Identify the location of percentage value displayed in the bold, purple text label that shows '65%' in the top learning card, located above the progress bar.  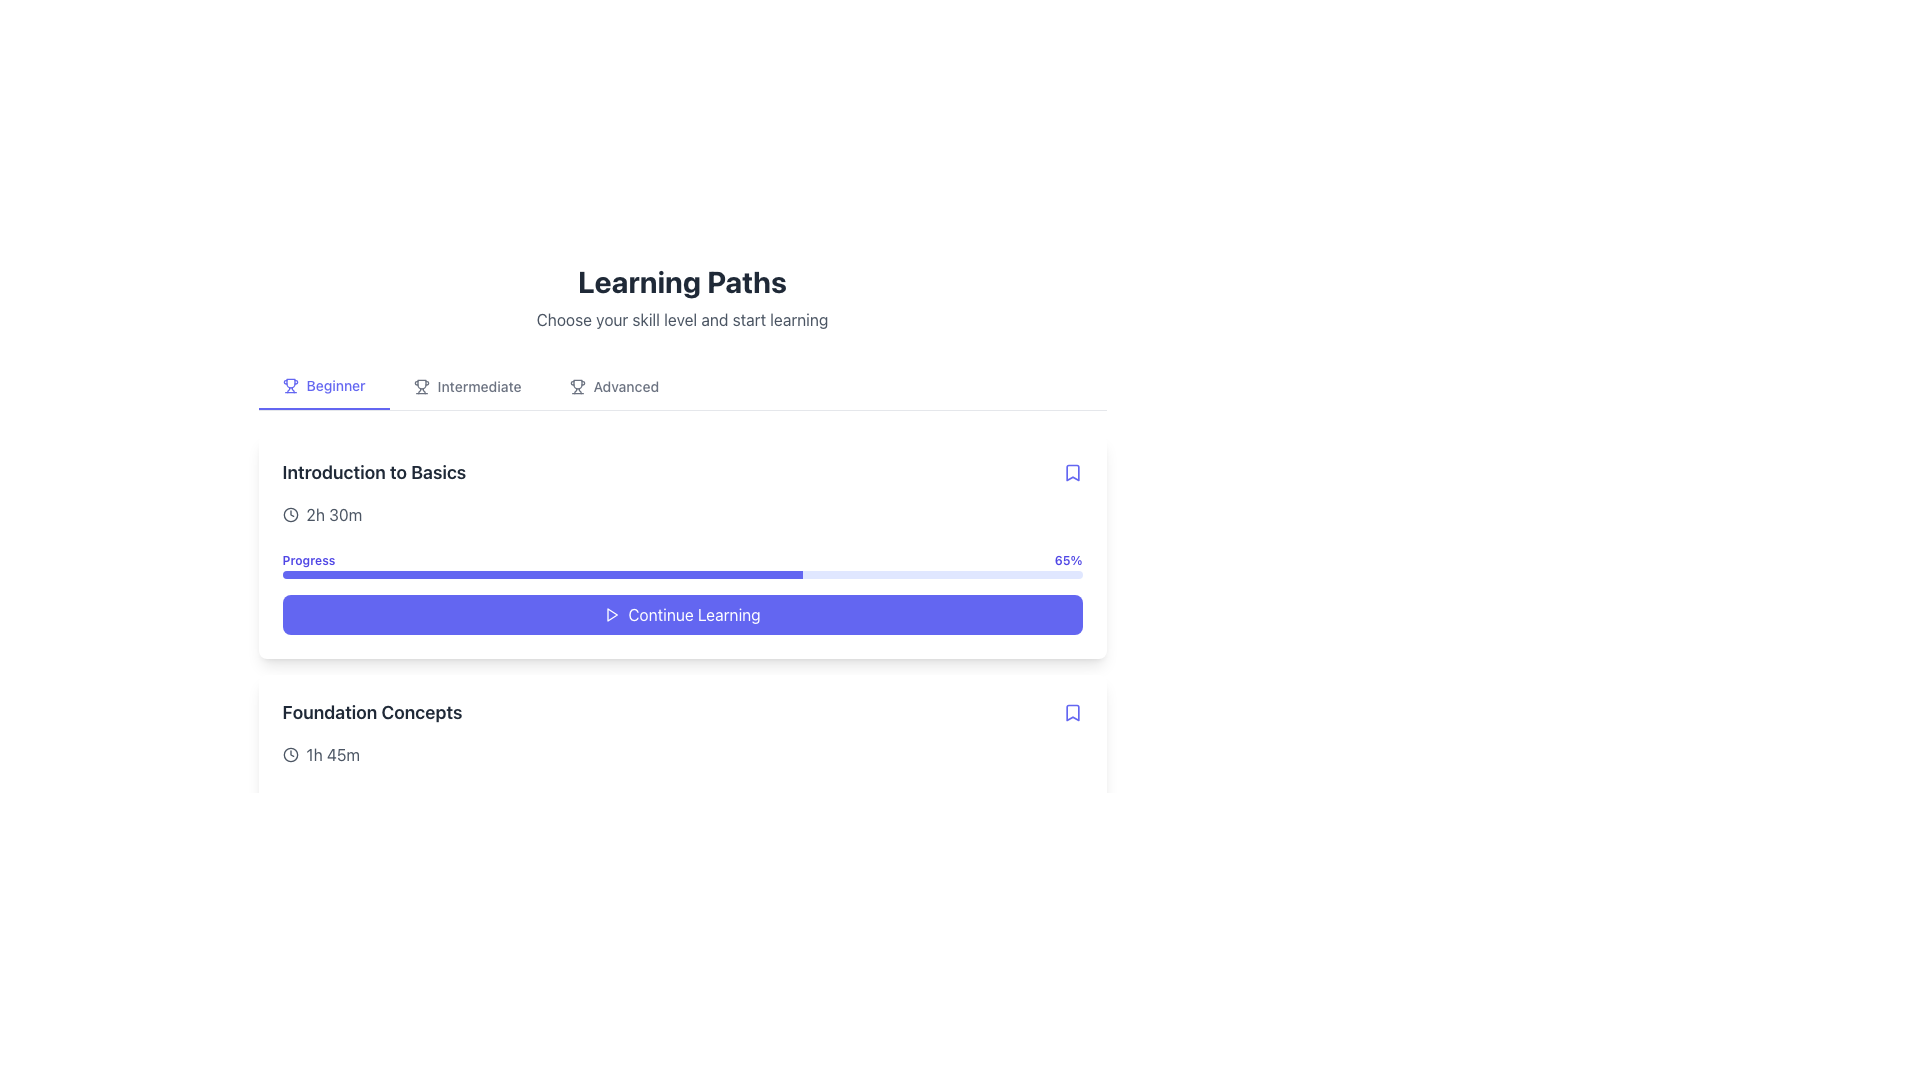
(1067, 559).